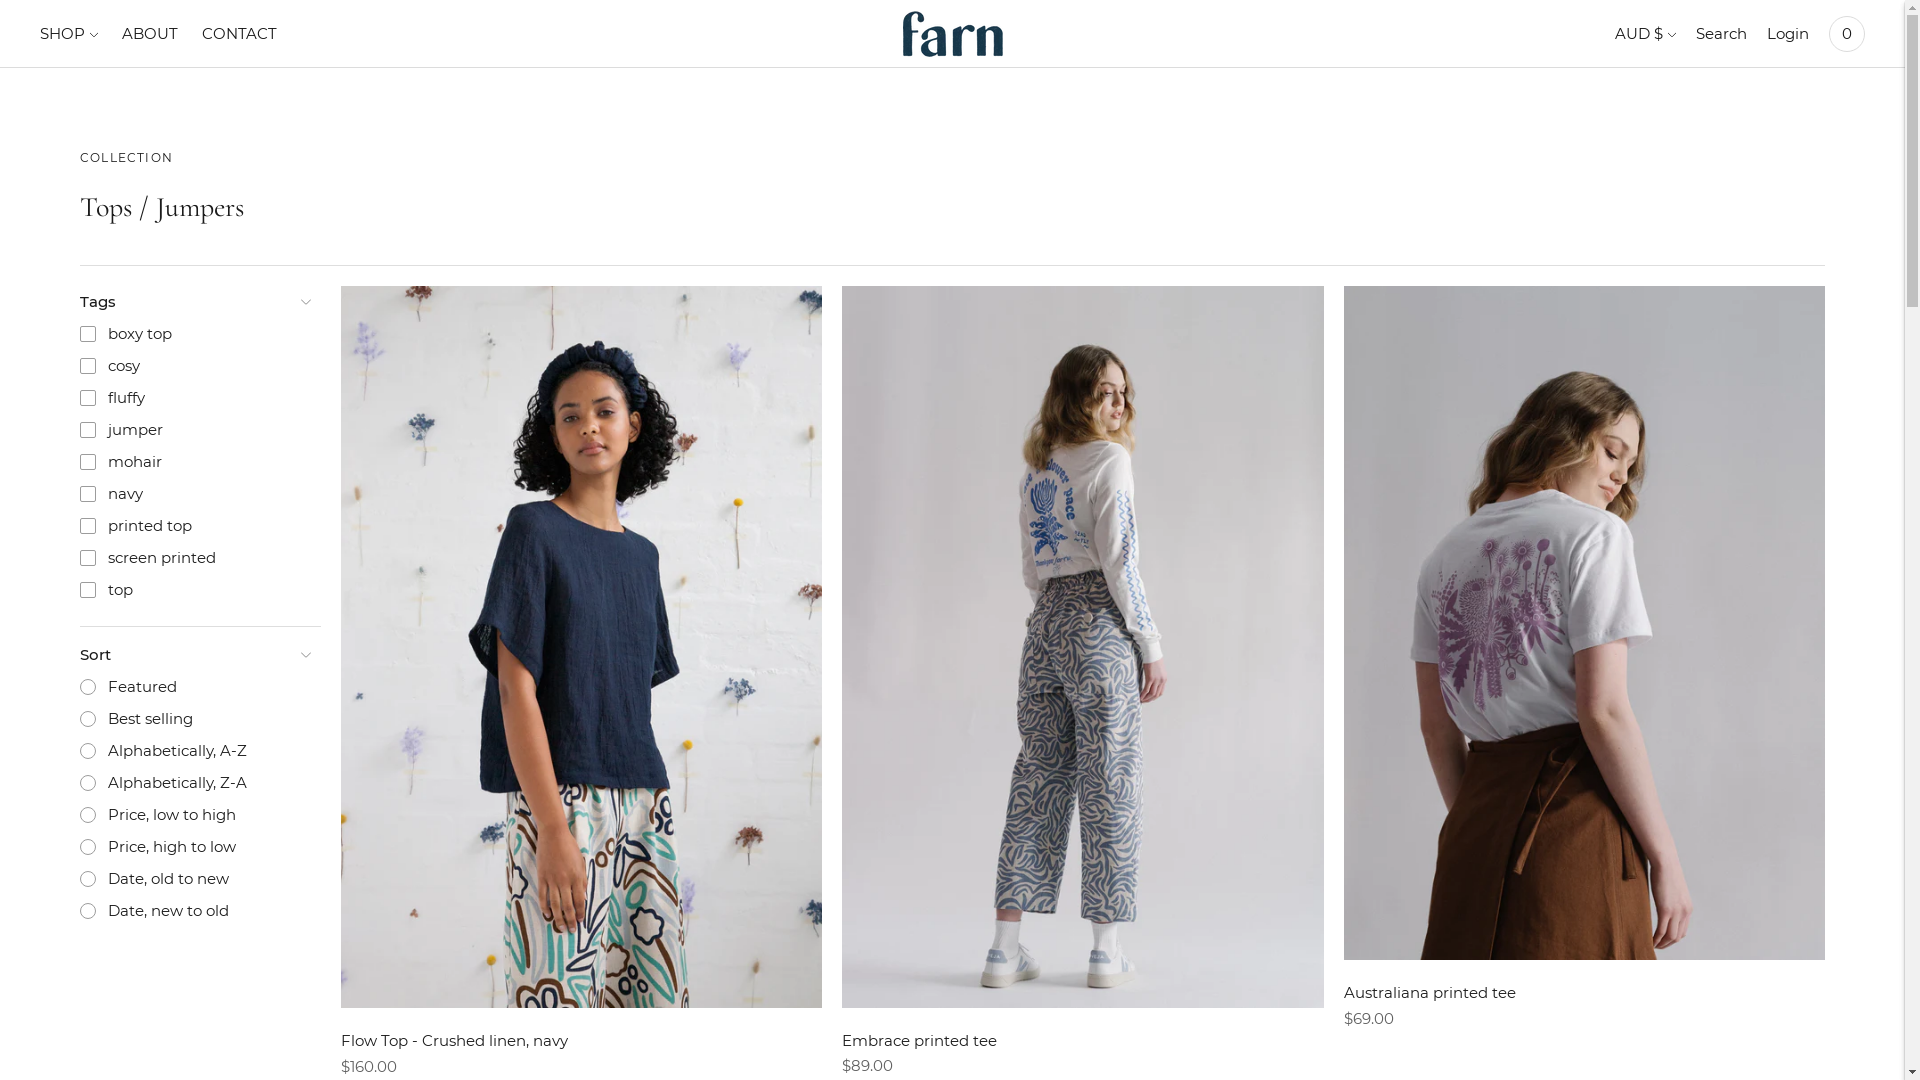 The width and height of the screenshot is (1920, 1080). I want to click on 'Search', so click(1720, 34).